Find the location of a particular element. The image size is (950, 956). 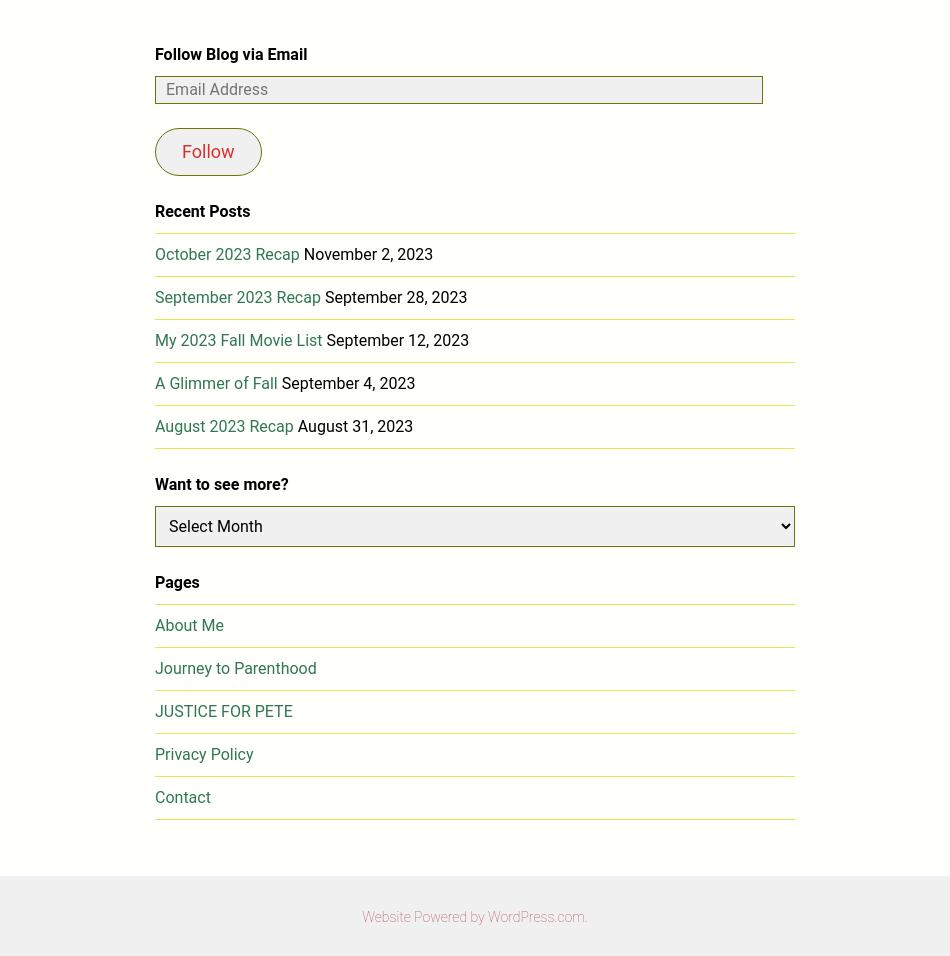

'August 2023 Recap' is located at coordinates (224, 425).